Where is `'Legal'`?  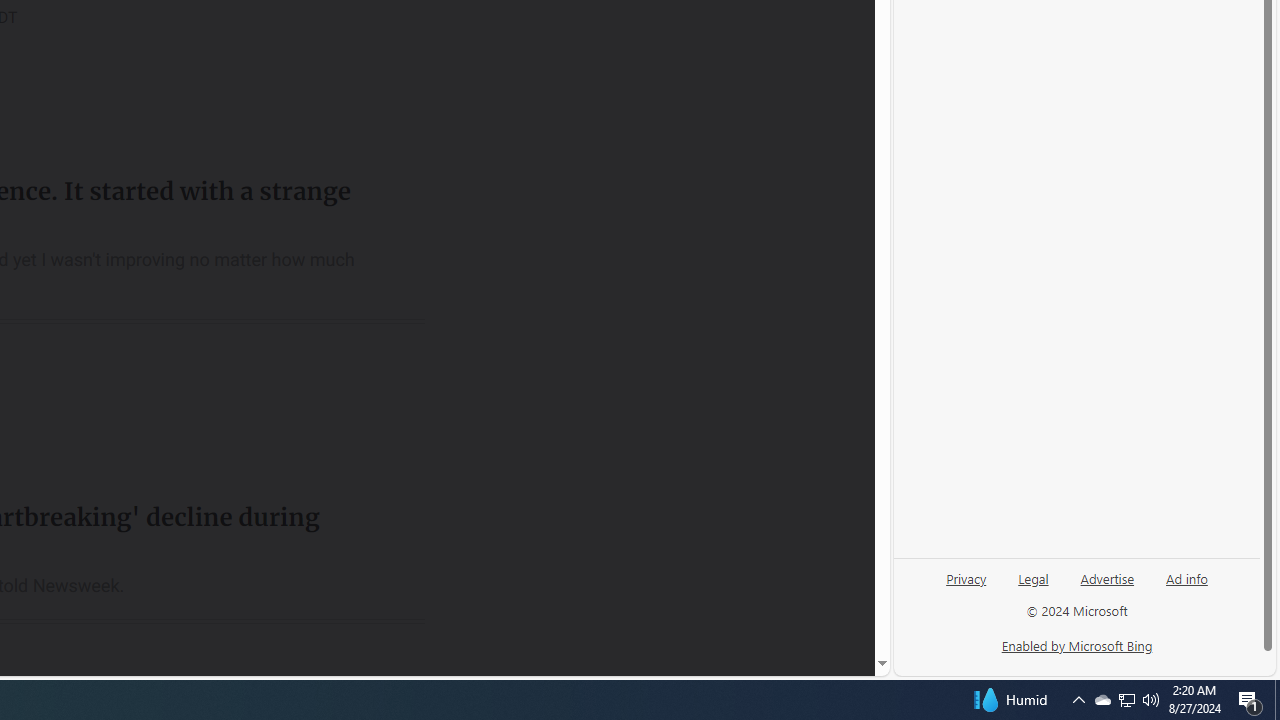 'Legal' is located at coordinates (1033, 577).